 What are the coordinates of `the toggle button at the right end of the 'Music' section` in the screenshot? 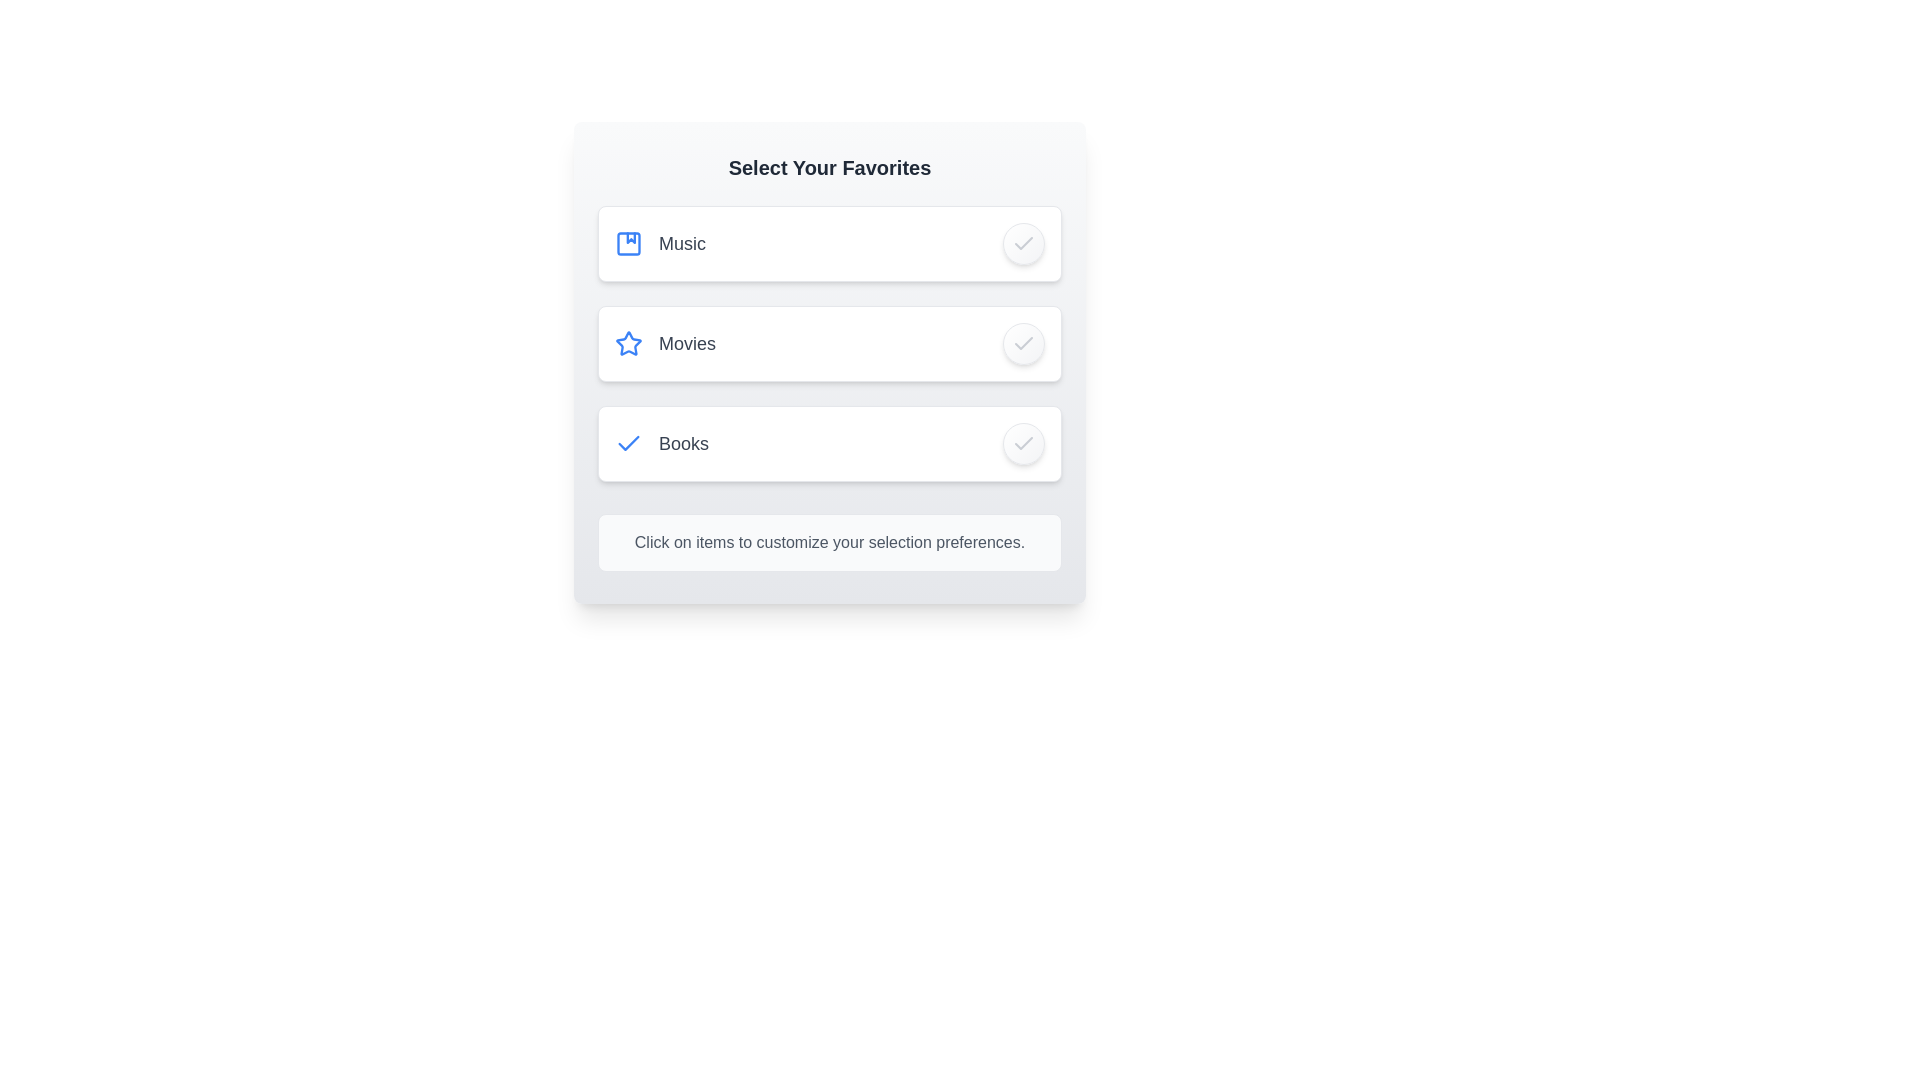 It's located at (1023, 242).